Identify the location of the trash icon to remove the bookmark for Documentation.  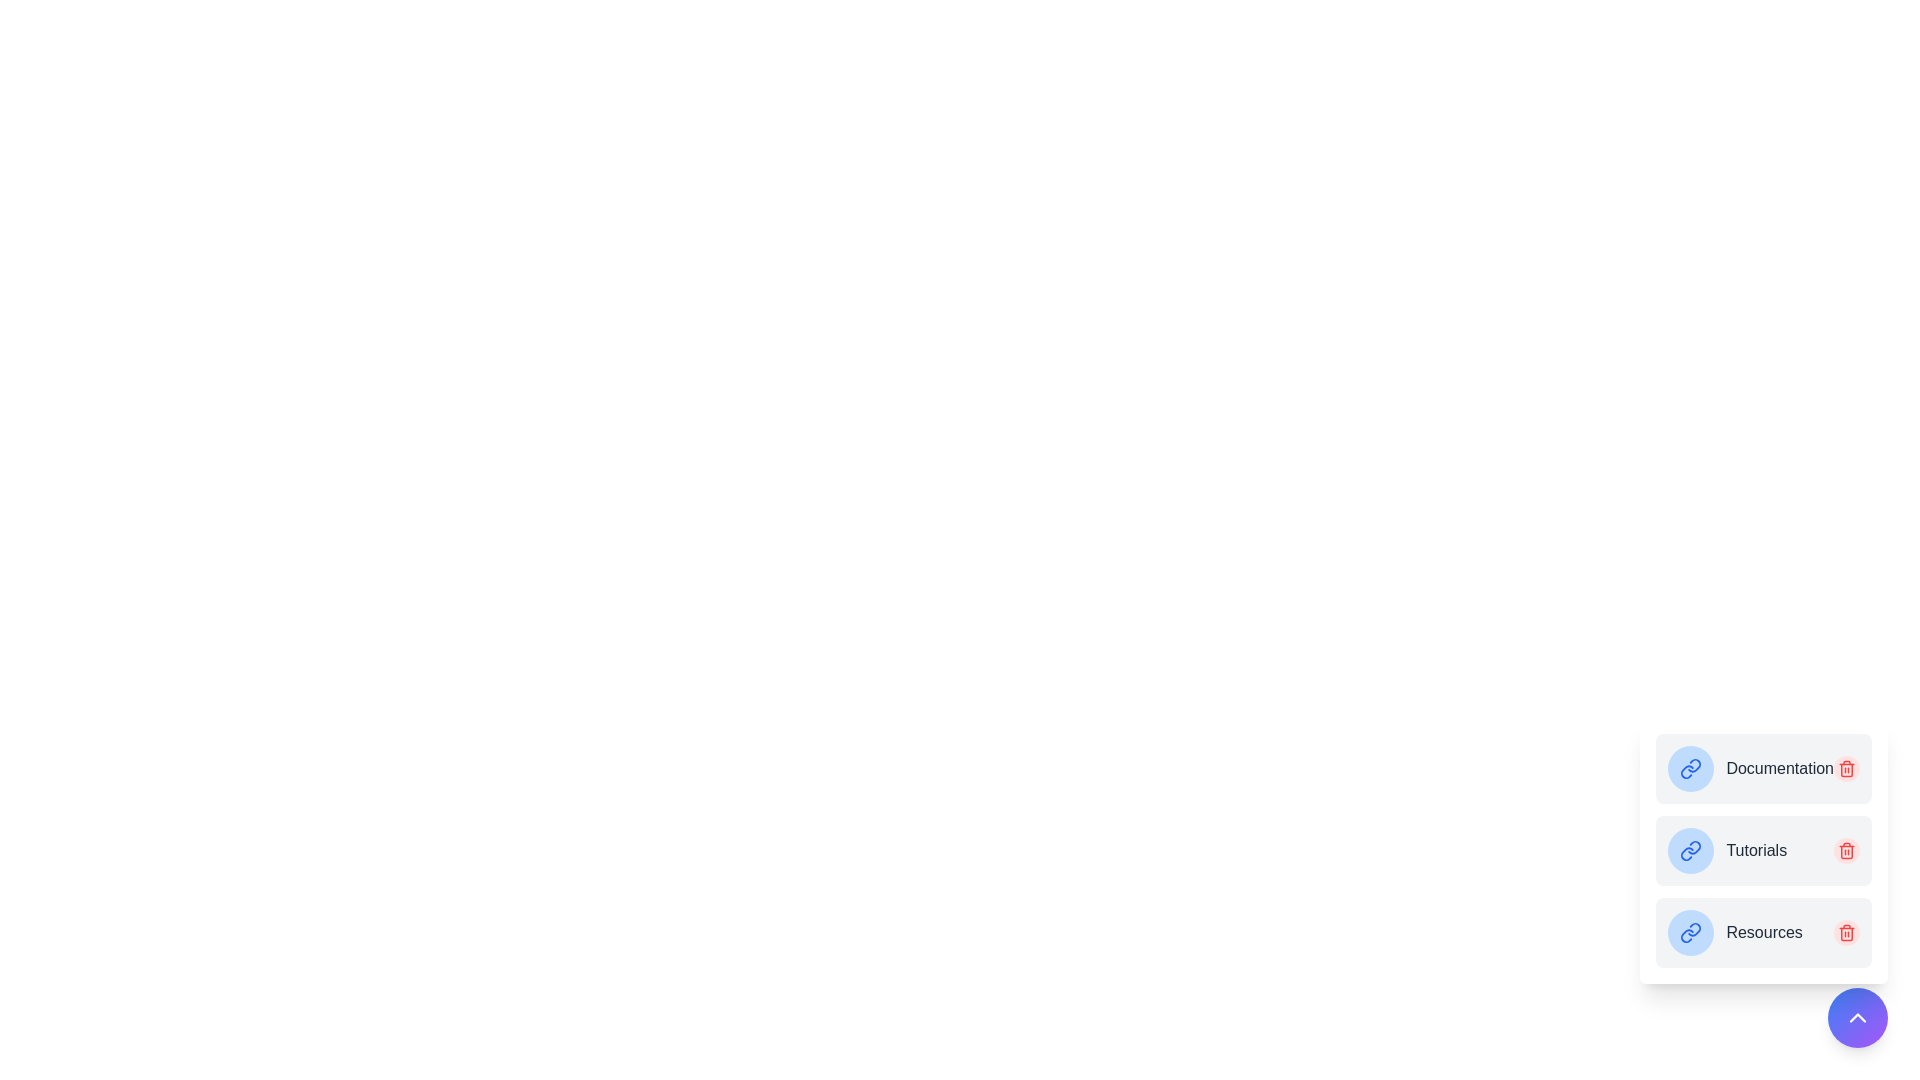
(1846, 767).